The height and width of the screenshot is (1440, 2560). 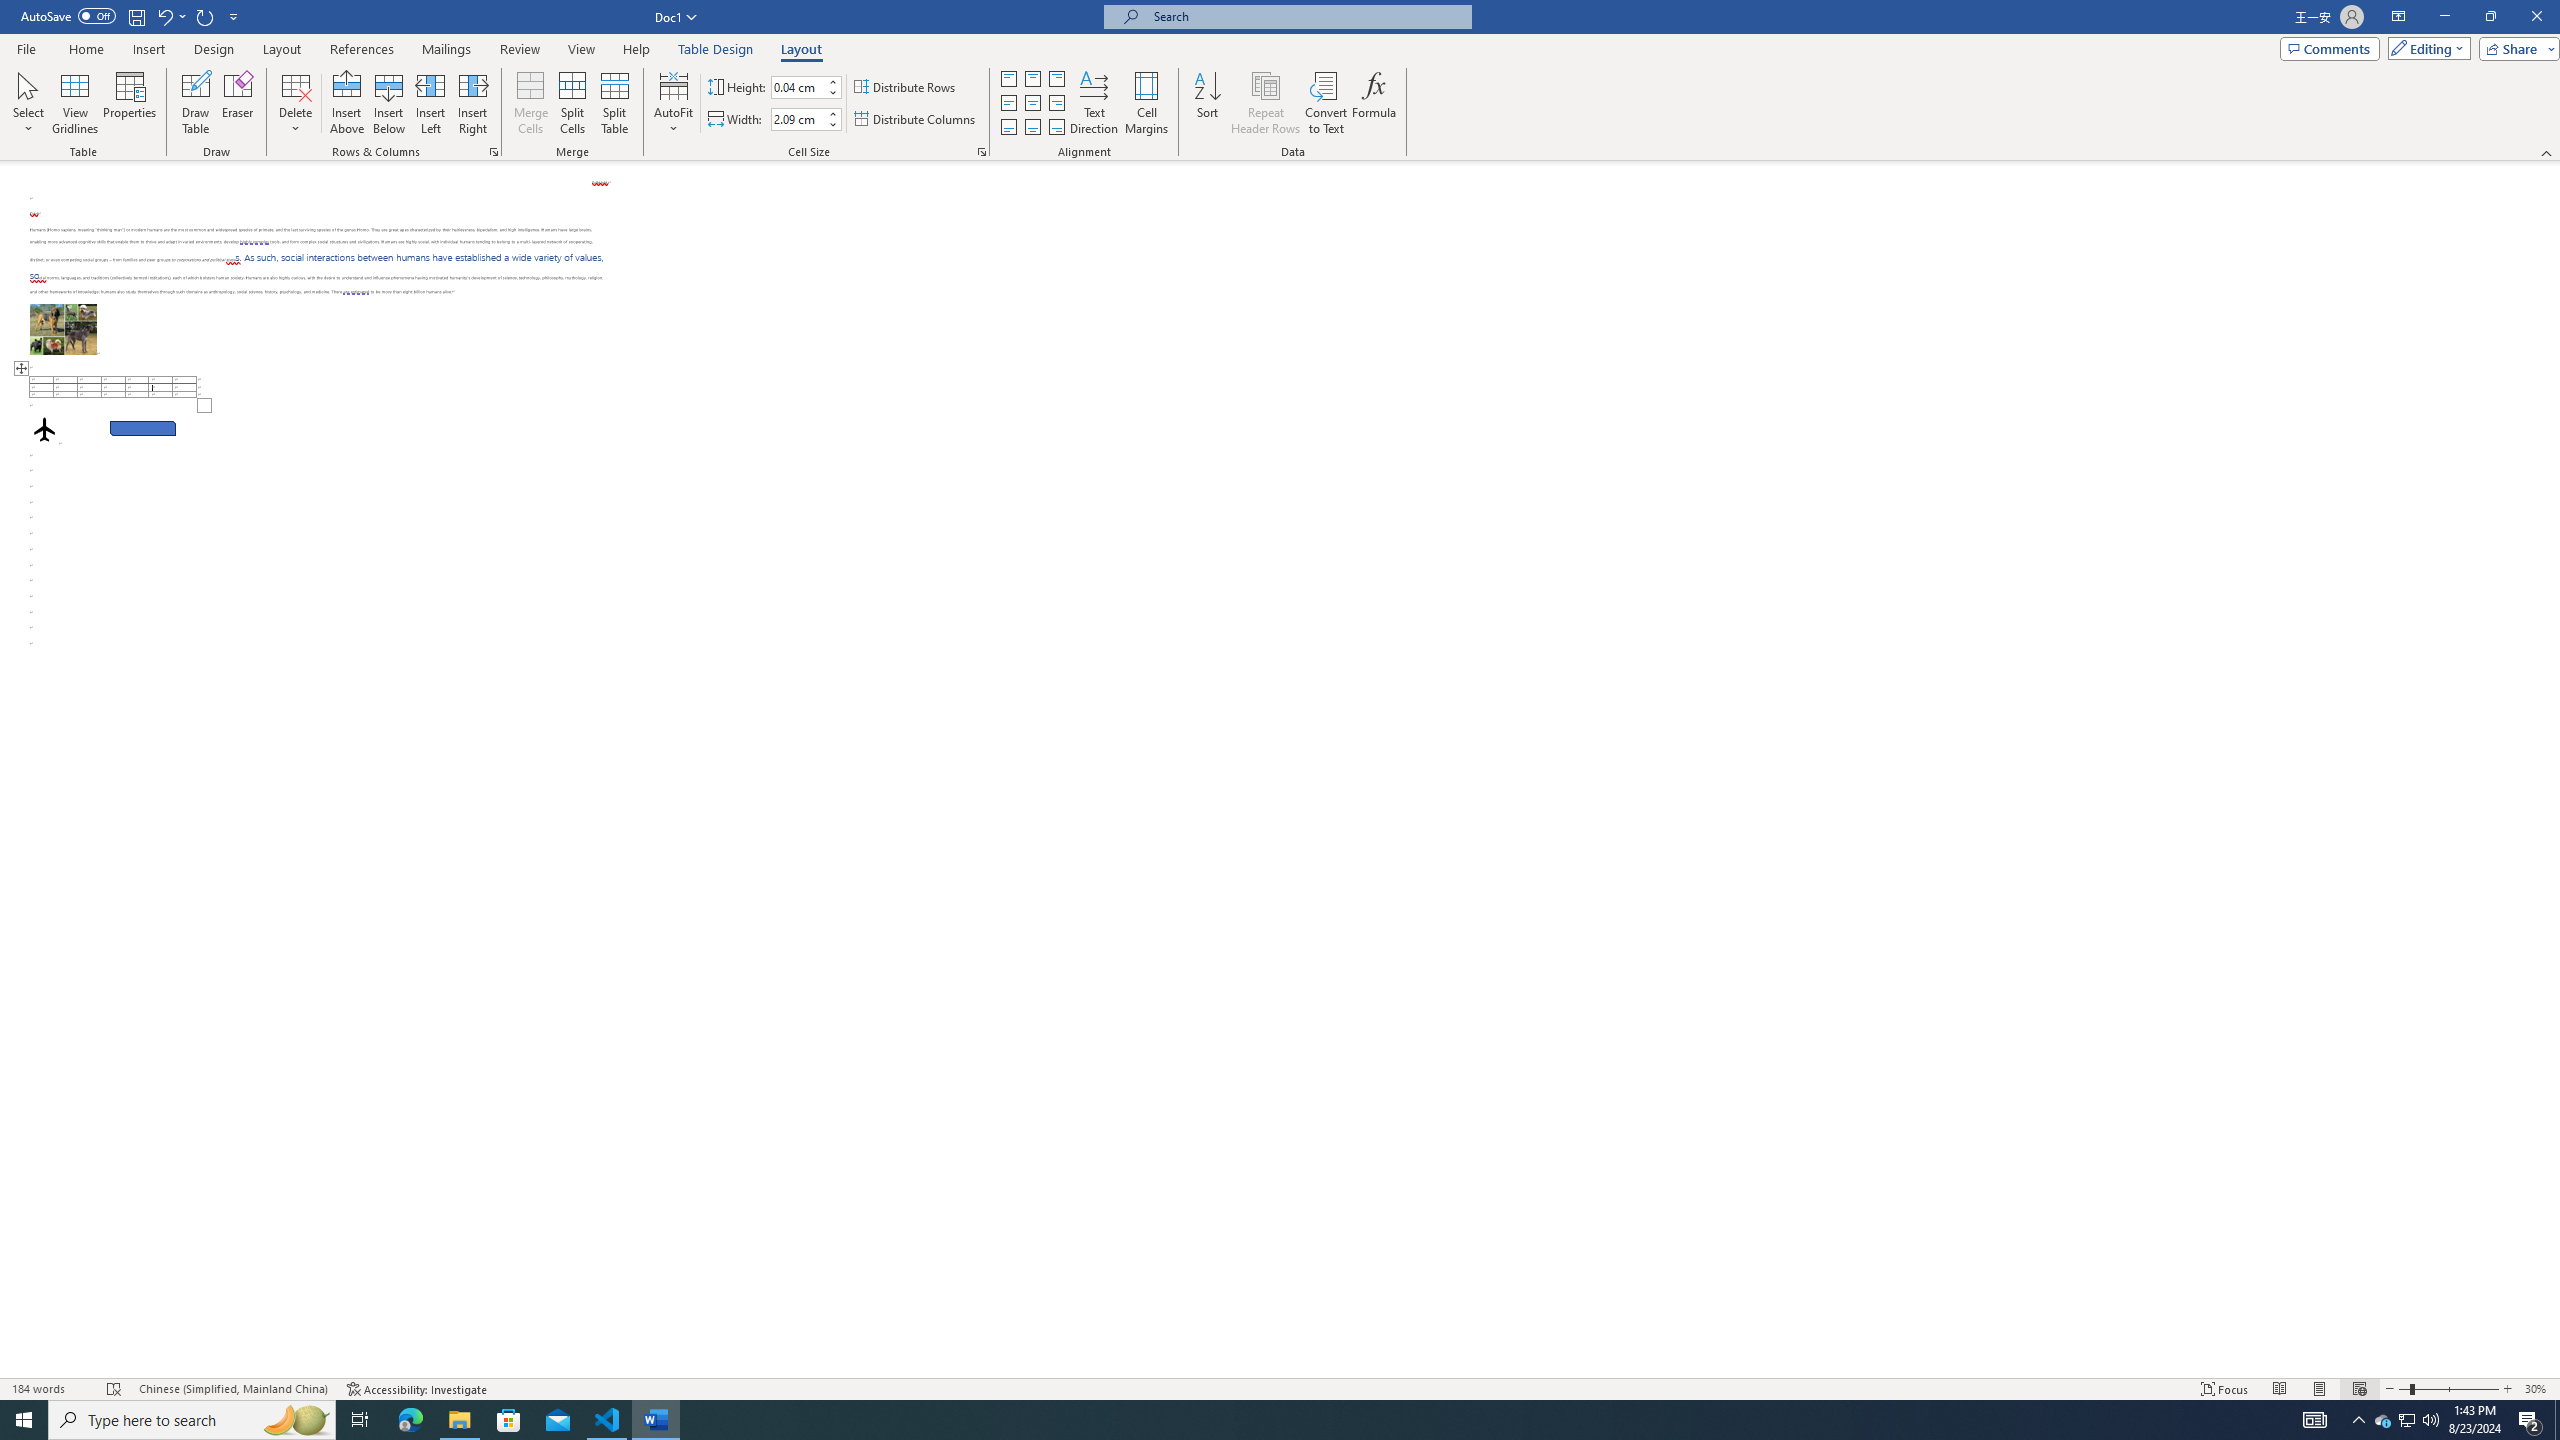 What do you see at coordinates (582, 49) in the screenshot?
I see `'View'` at bounding box center [582, 49].